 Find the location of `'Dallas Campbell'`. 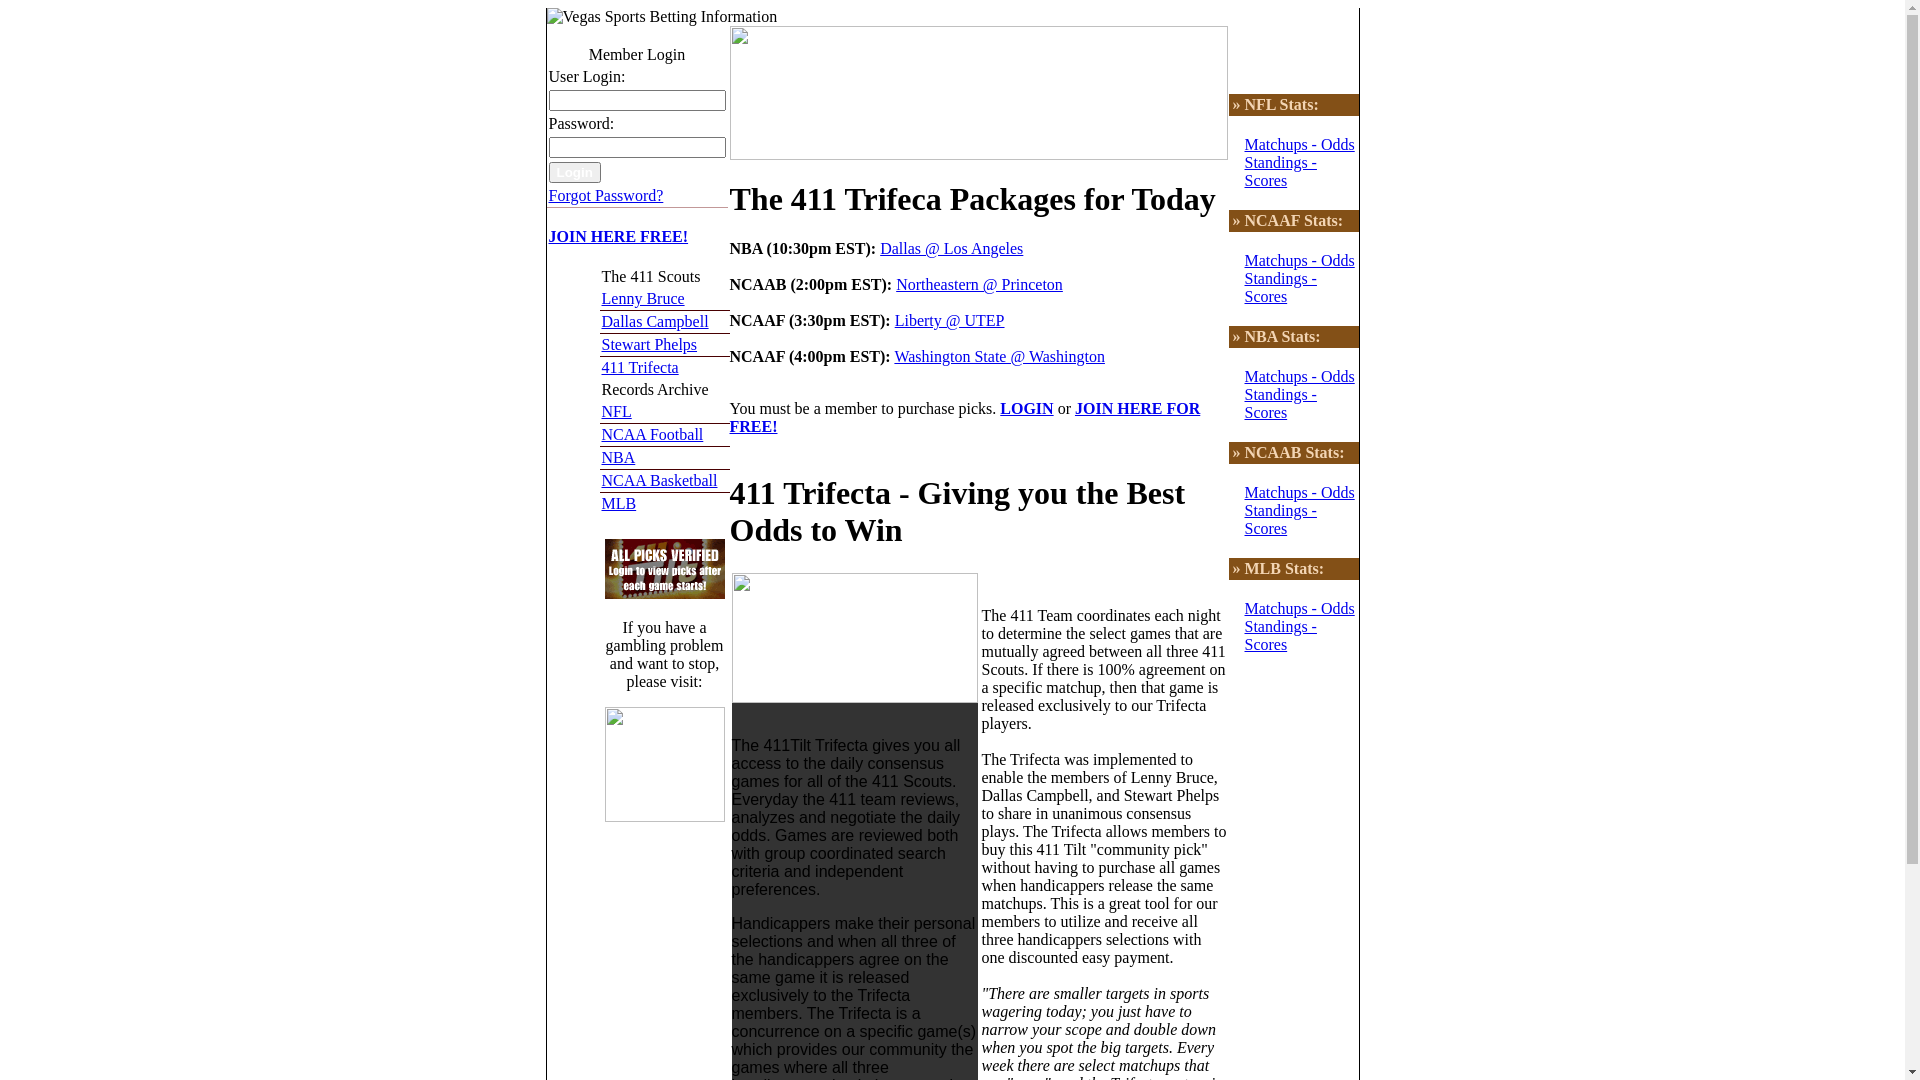

'Dallas Campbell' is located at coordinates (600, 320).